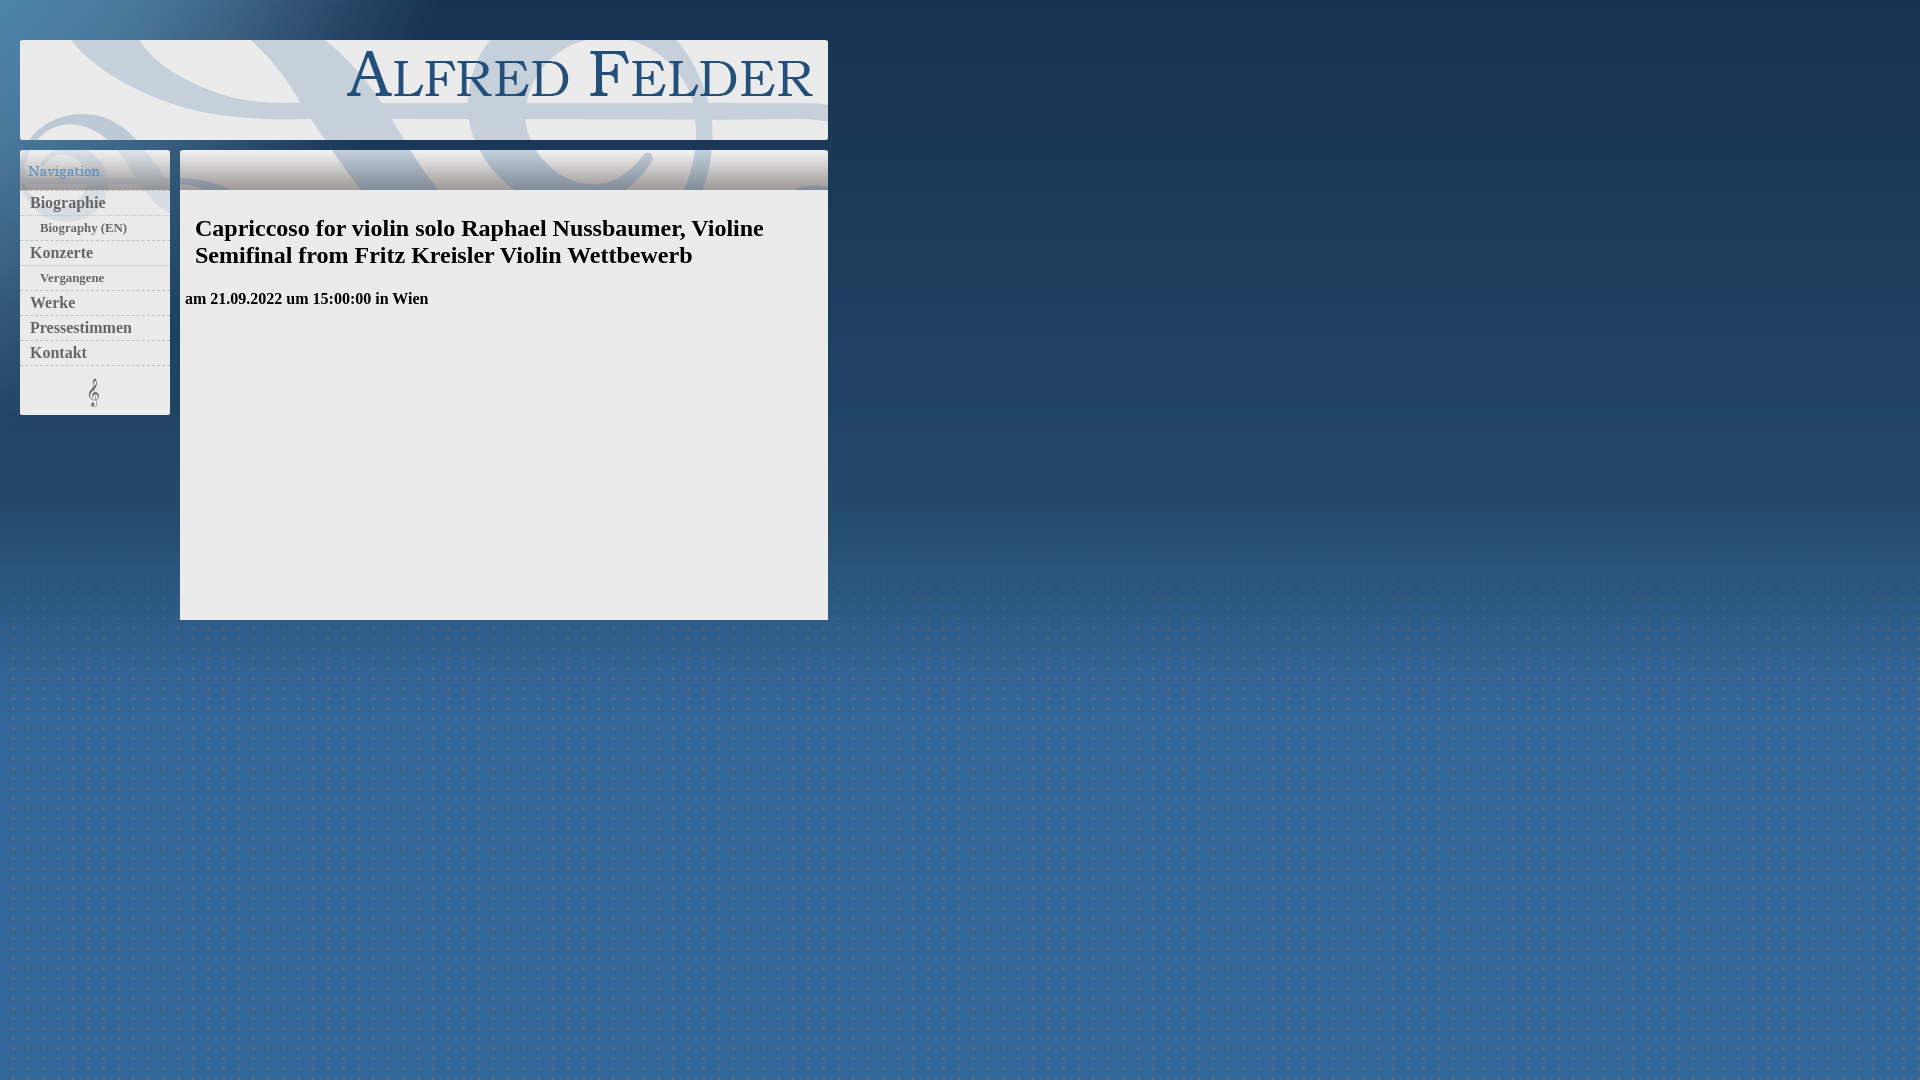 This screenshot has width=1920, height=1080. What do you see at coordinates (62, 202) in the screenshot?
I see `'Biographie'` at bounding box center [62, 202].